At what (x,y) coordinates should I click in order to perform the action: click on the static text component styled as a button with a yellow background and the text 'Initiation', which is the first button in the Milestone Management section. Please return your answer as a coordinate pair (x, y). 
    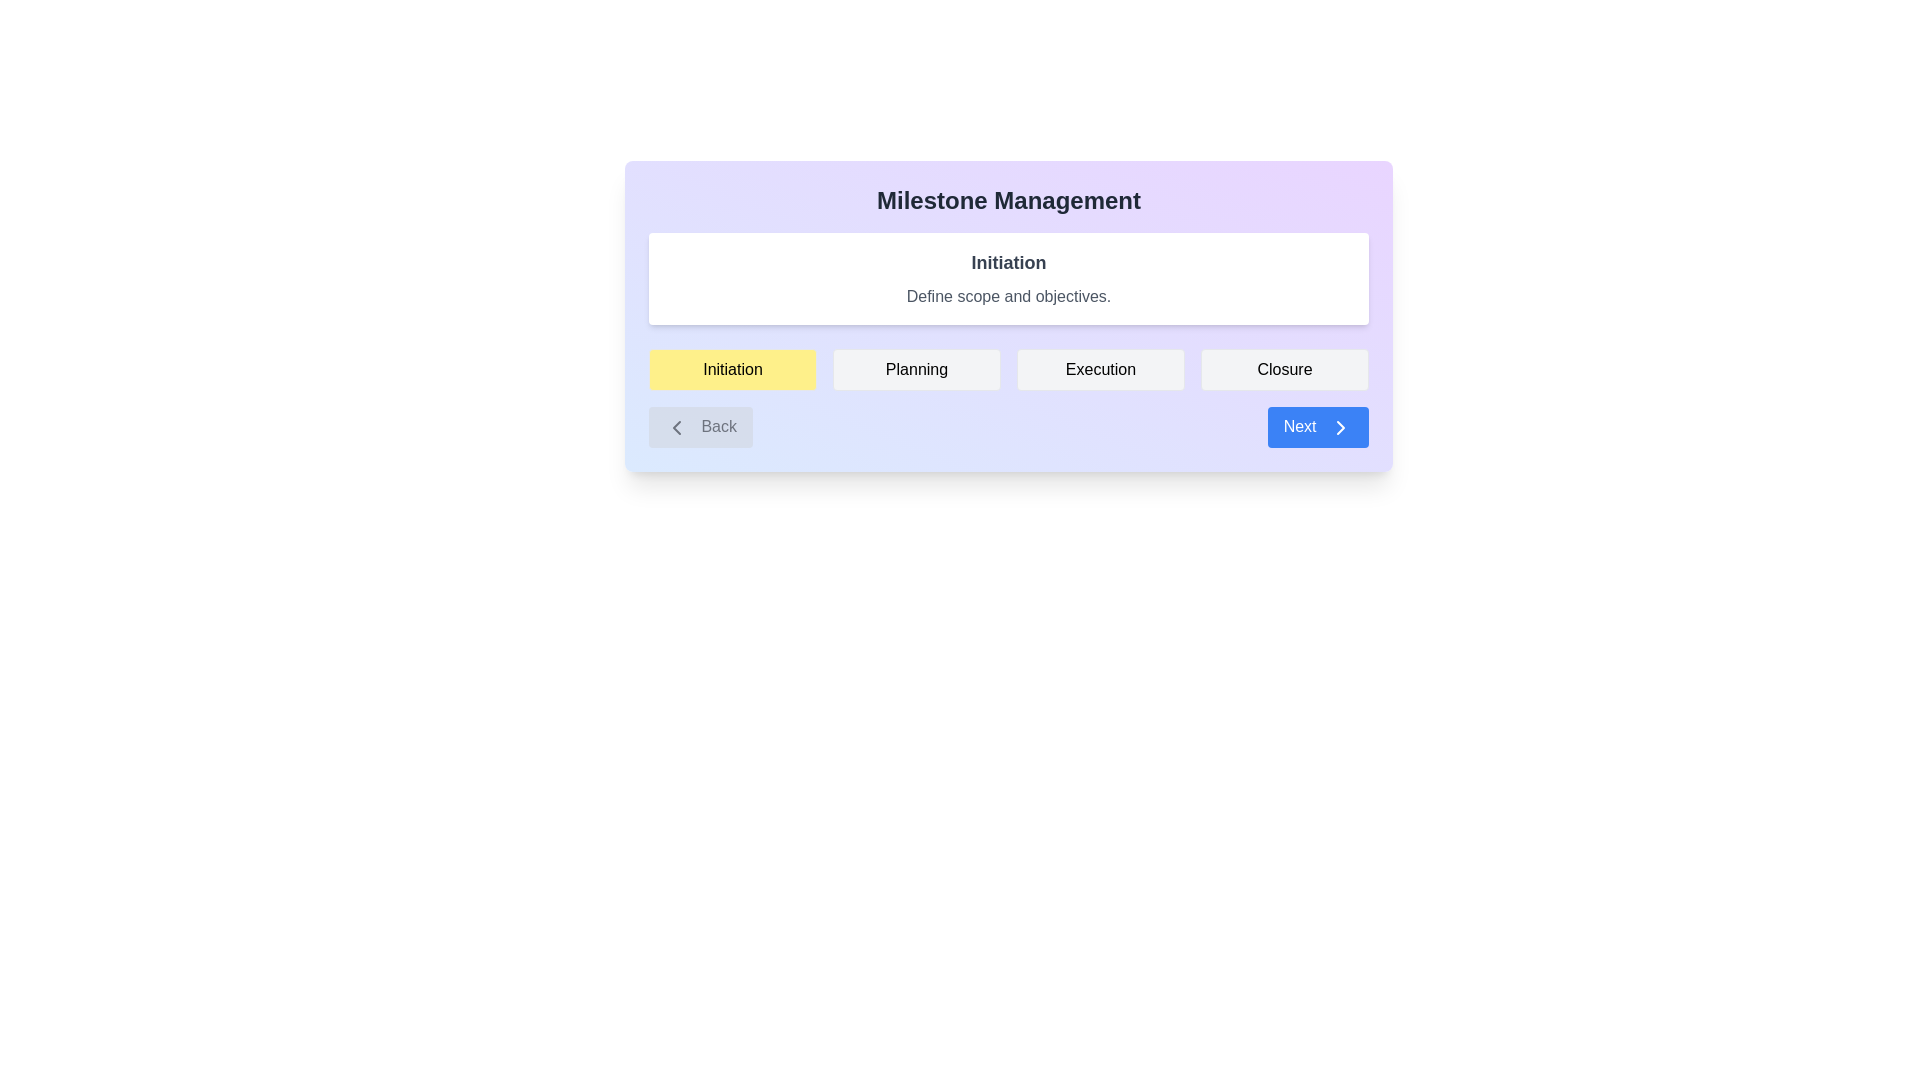
    Looking at the image, I should click on (732, 370).